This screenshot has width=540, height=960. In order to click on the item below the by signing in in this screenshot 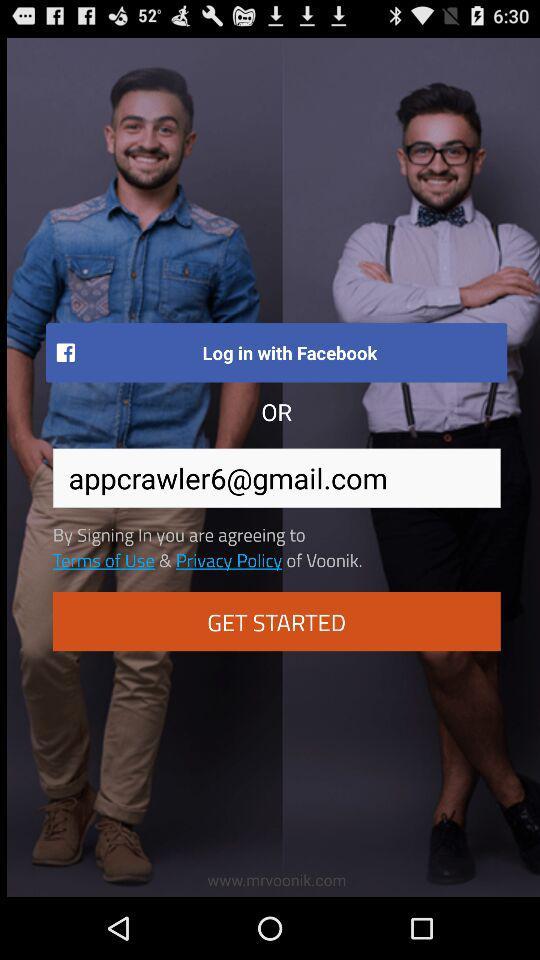, I will do `click(103, 559)`.